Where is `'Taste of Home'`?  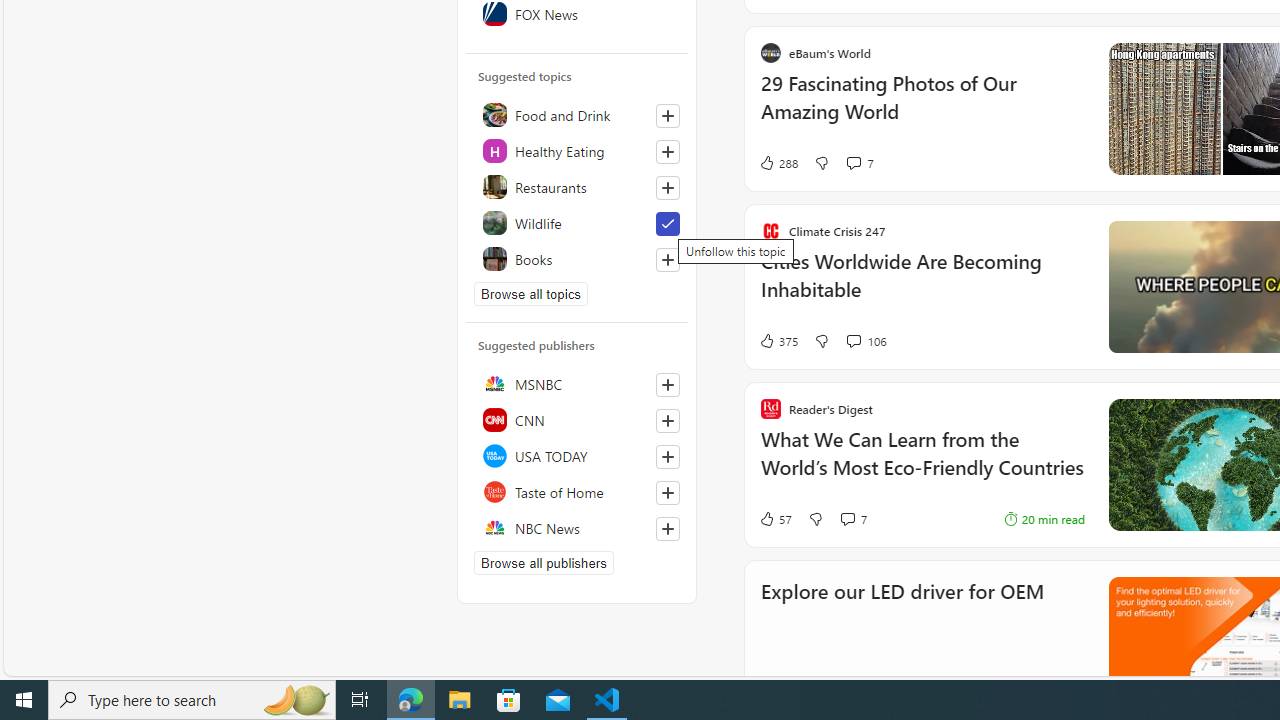 'Taste of Home' is located at coordinates (576, 492).